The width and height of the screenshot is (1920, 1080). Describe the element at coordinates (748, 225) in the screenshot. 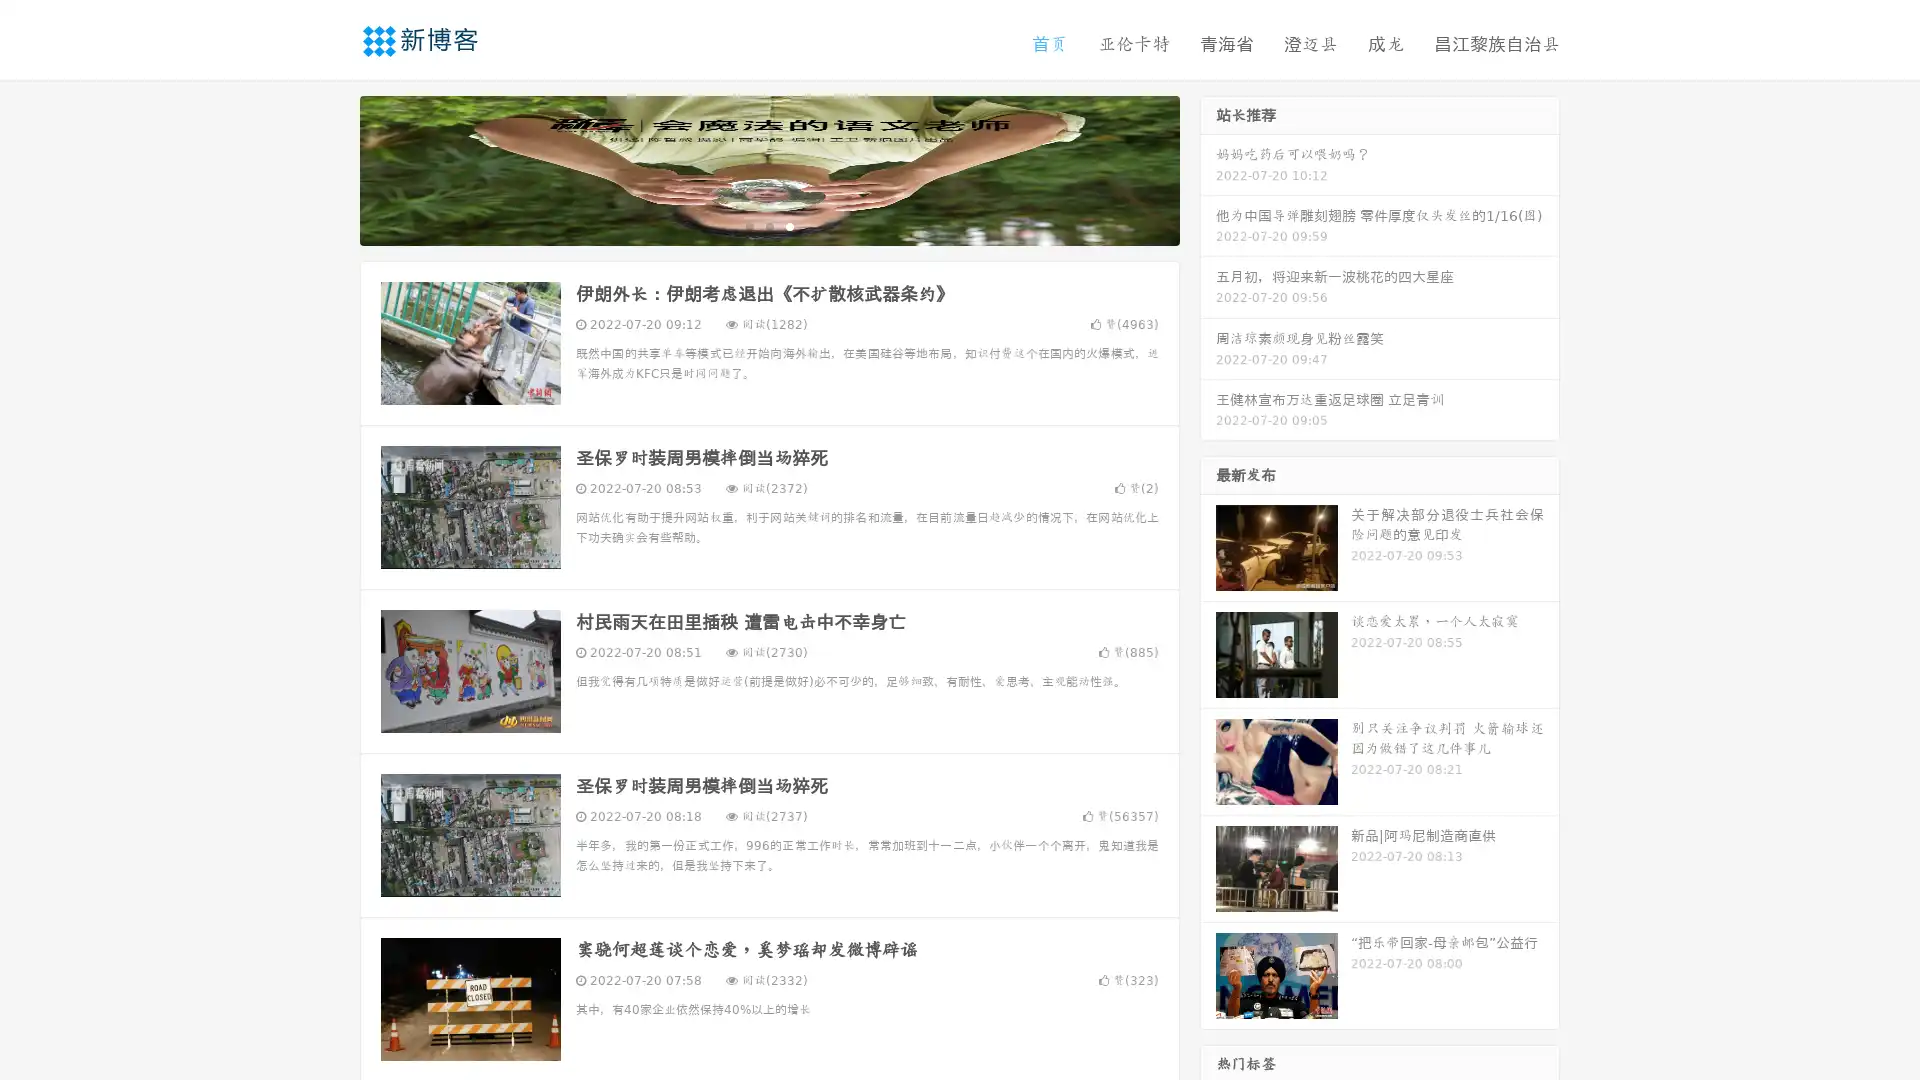

I see `Go to slide 1` at that location.